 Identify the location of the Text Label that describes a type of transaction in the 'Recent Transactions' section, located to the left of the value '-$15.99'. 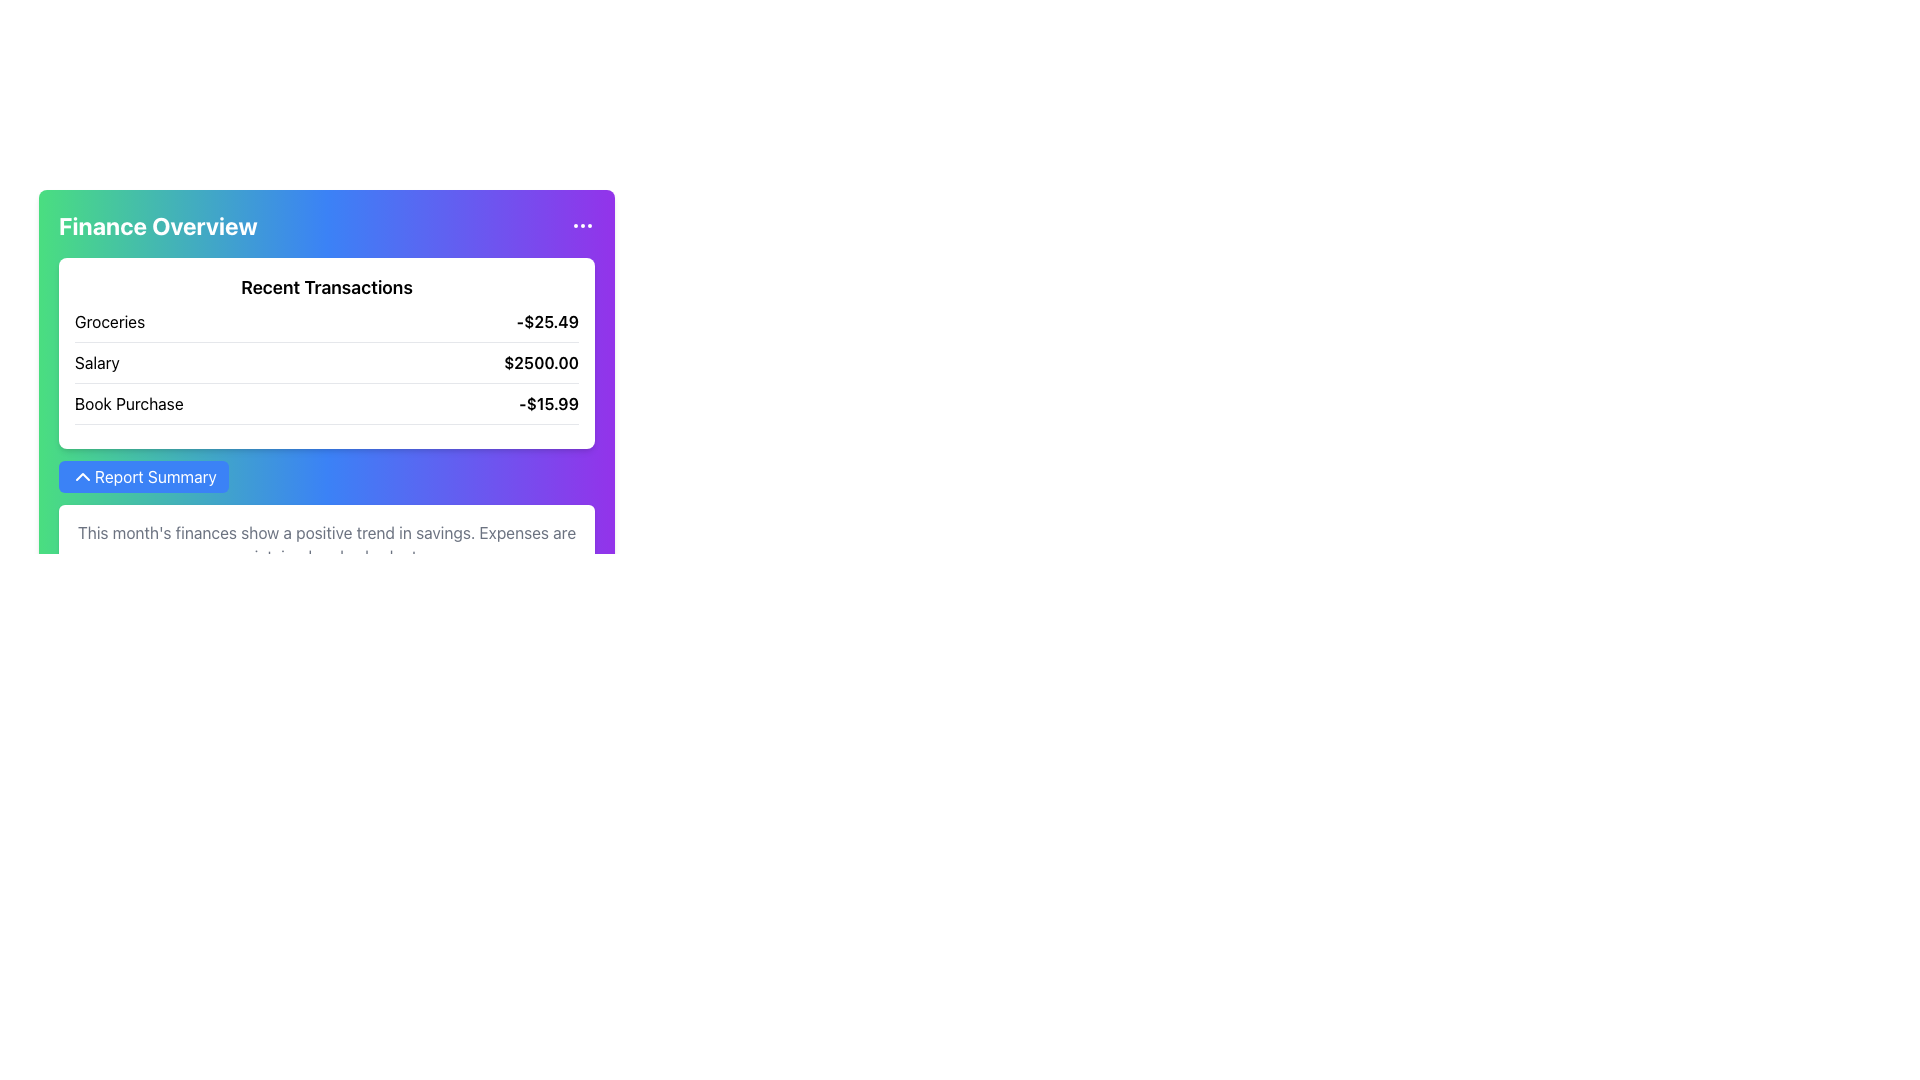
(128, 404).